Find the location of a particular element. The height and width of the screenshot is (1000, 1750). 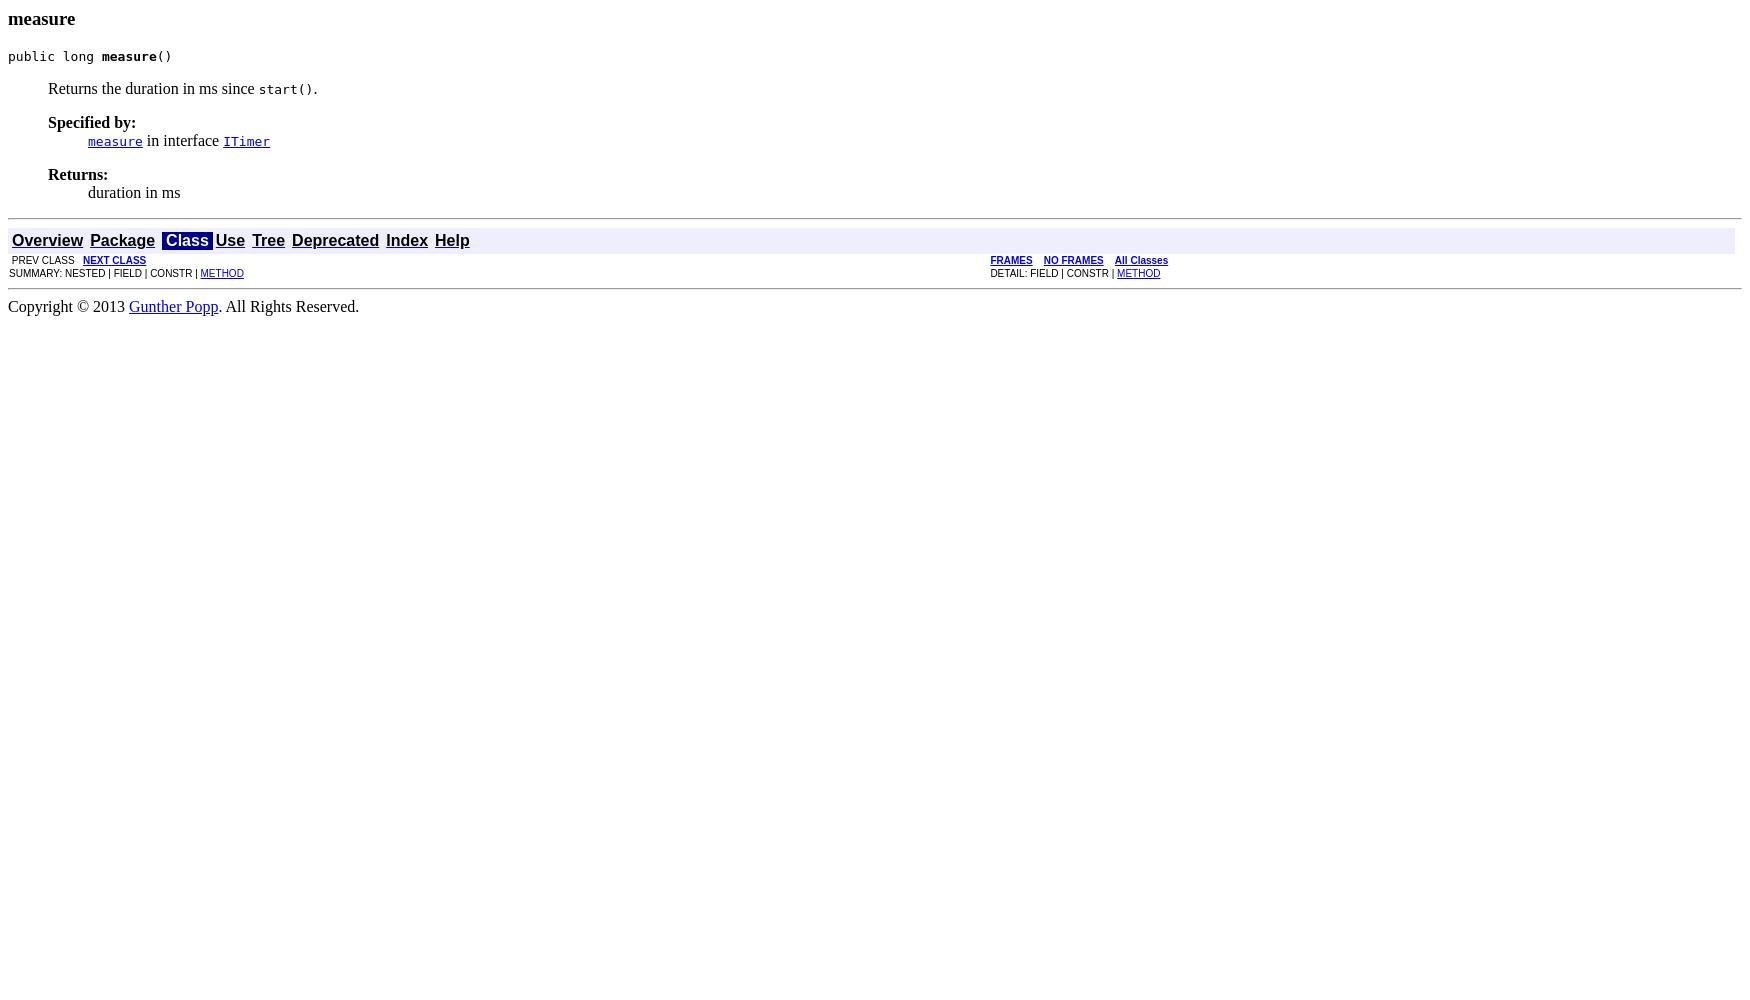

'Help' is located at coordinates (452, 238).